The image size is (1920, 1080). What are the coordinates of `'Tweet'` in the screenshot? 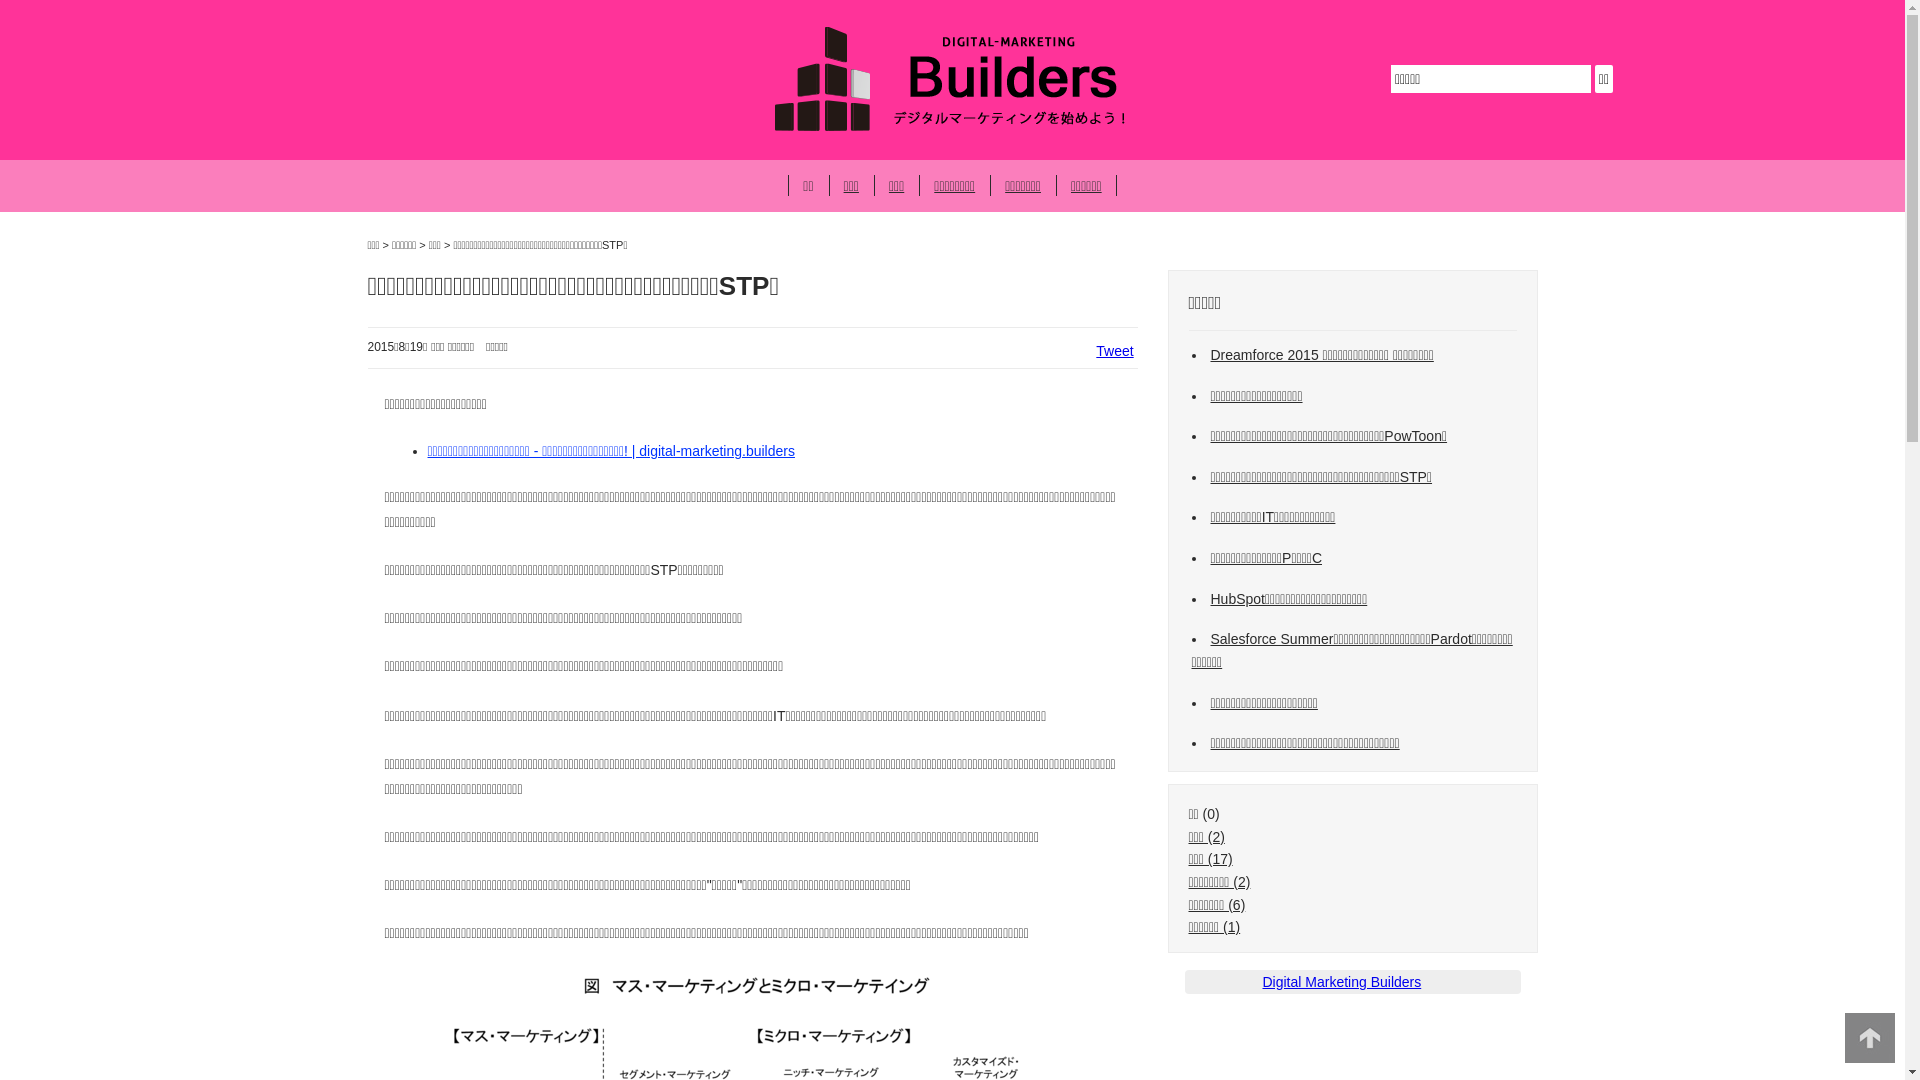 It's located at (1113, 350).